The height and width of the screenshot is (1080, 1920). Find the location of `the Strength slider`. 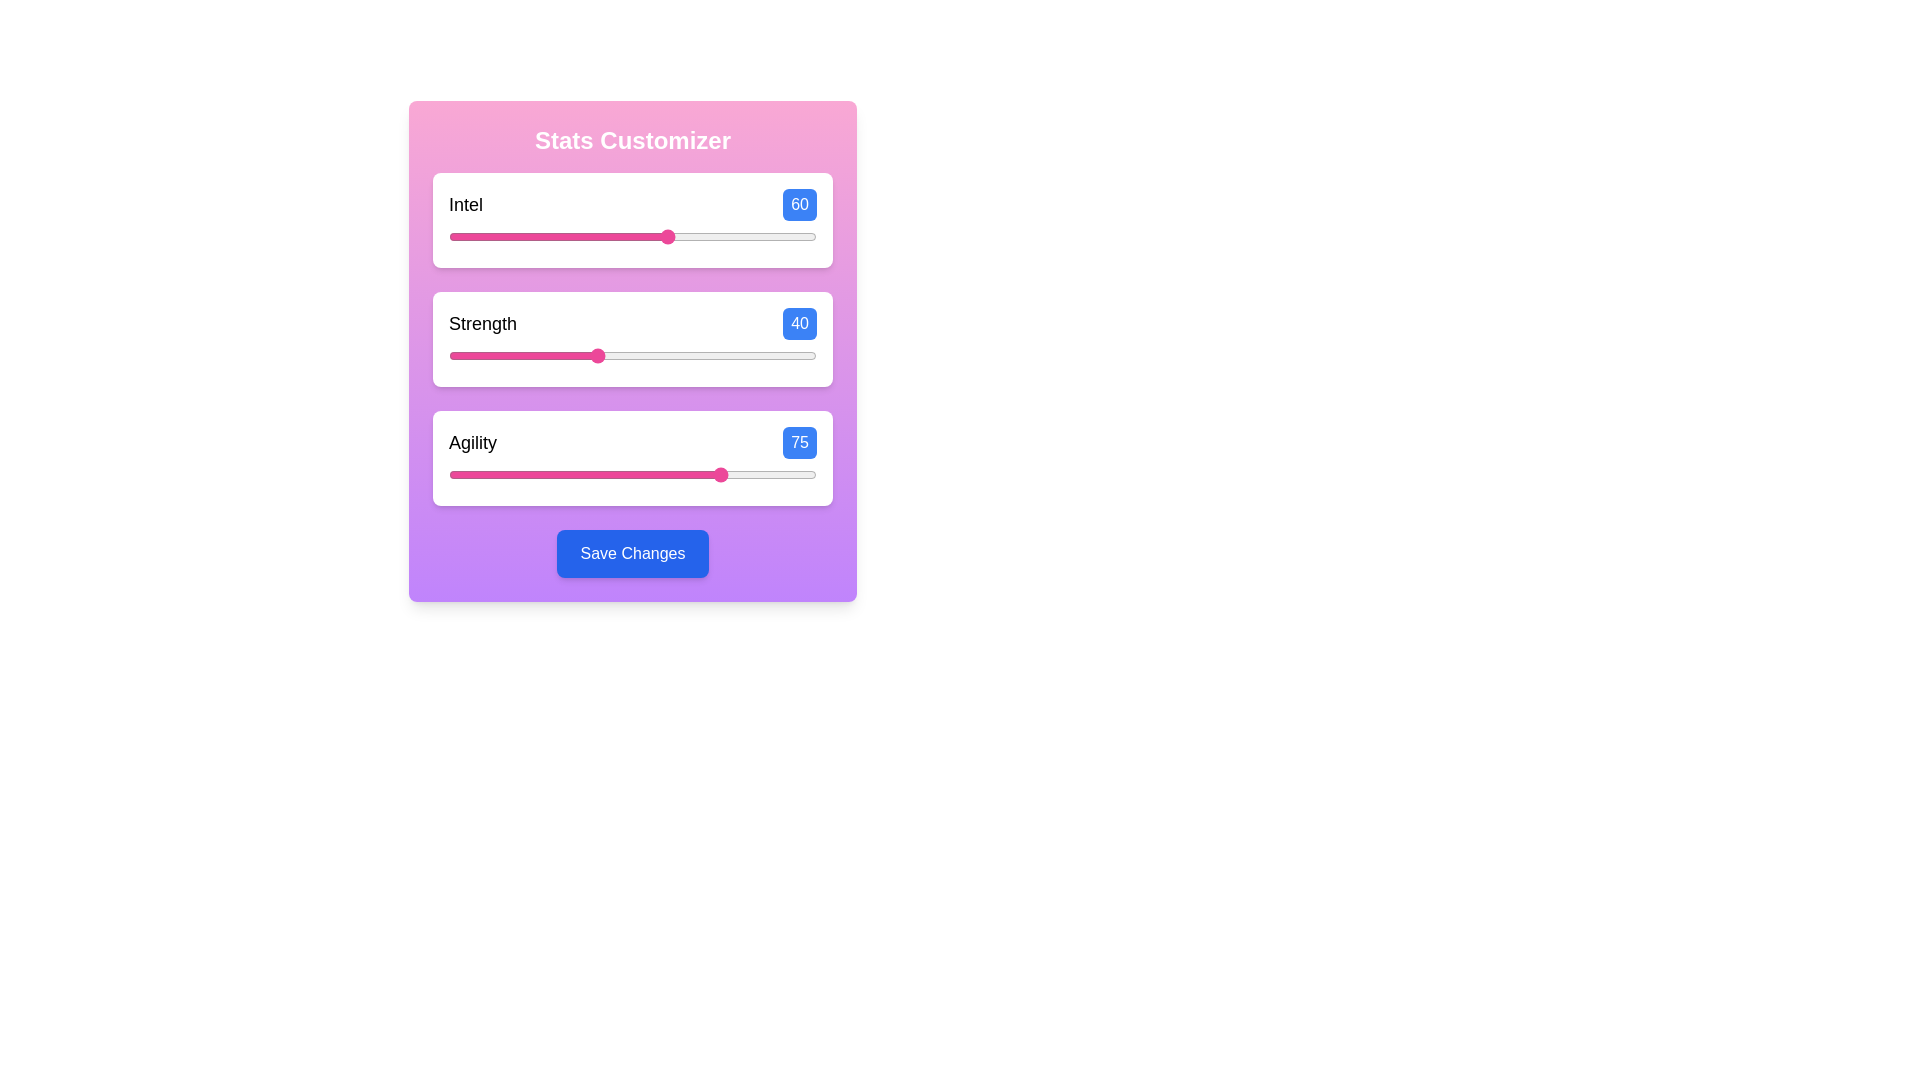

the Strength slider is located at coordinates (666, 354).